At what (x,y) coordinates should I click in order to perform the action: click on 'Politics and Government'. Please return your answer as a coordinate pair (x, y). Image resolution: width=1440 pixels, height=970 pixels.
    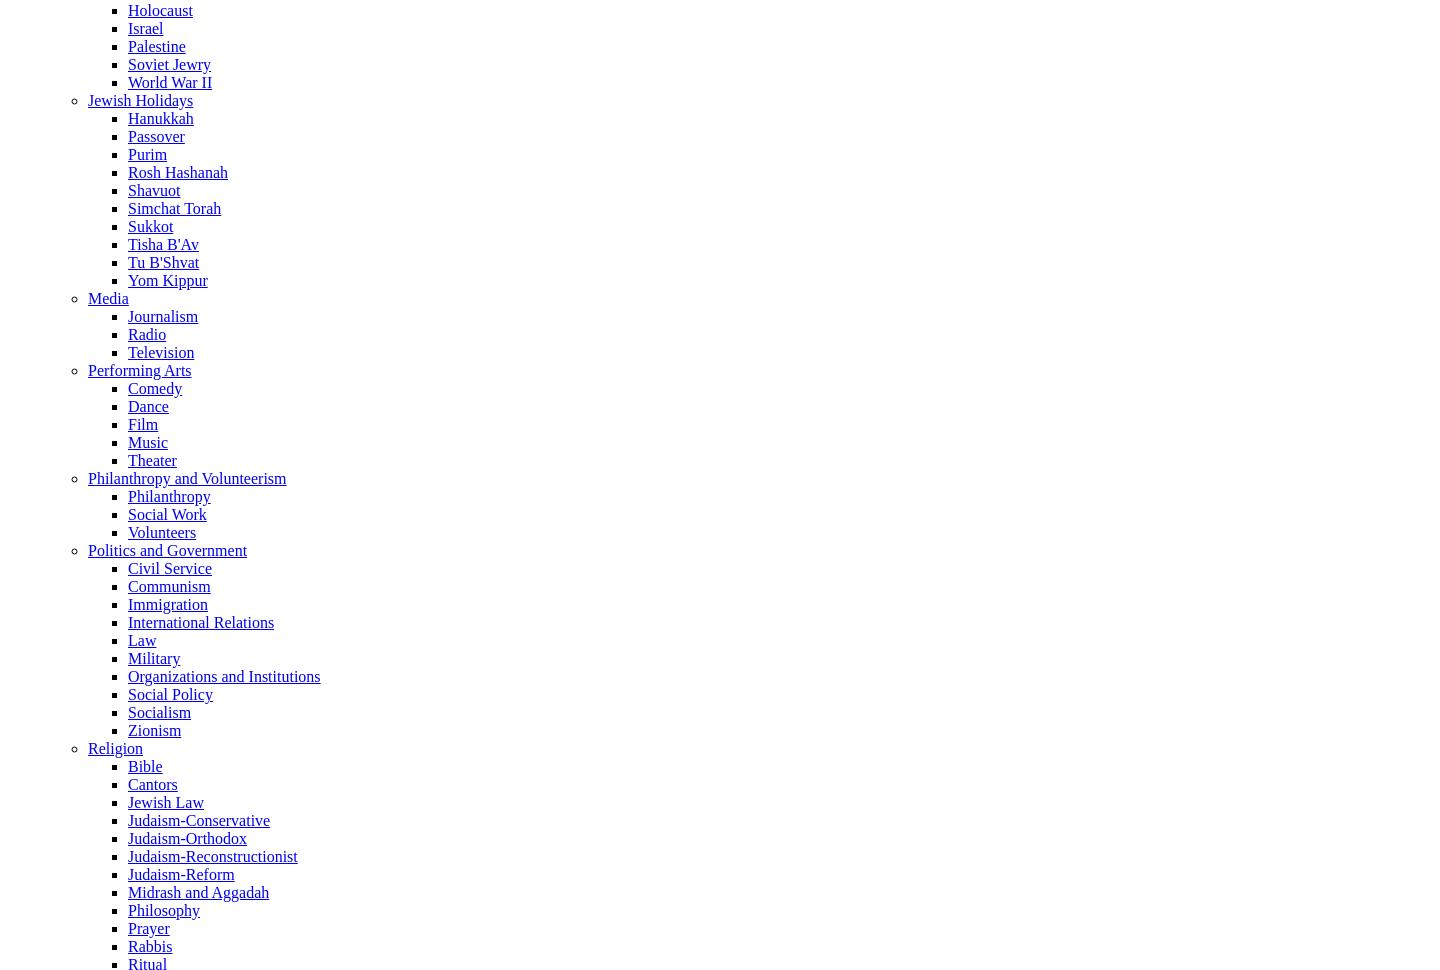
    Looking at the image, I should click on (87, 548).